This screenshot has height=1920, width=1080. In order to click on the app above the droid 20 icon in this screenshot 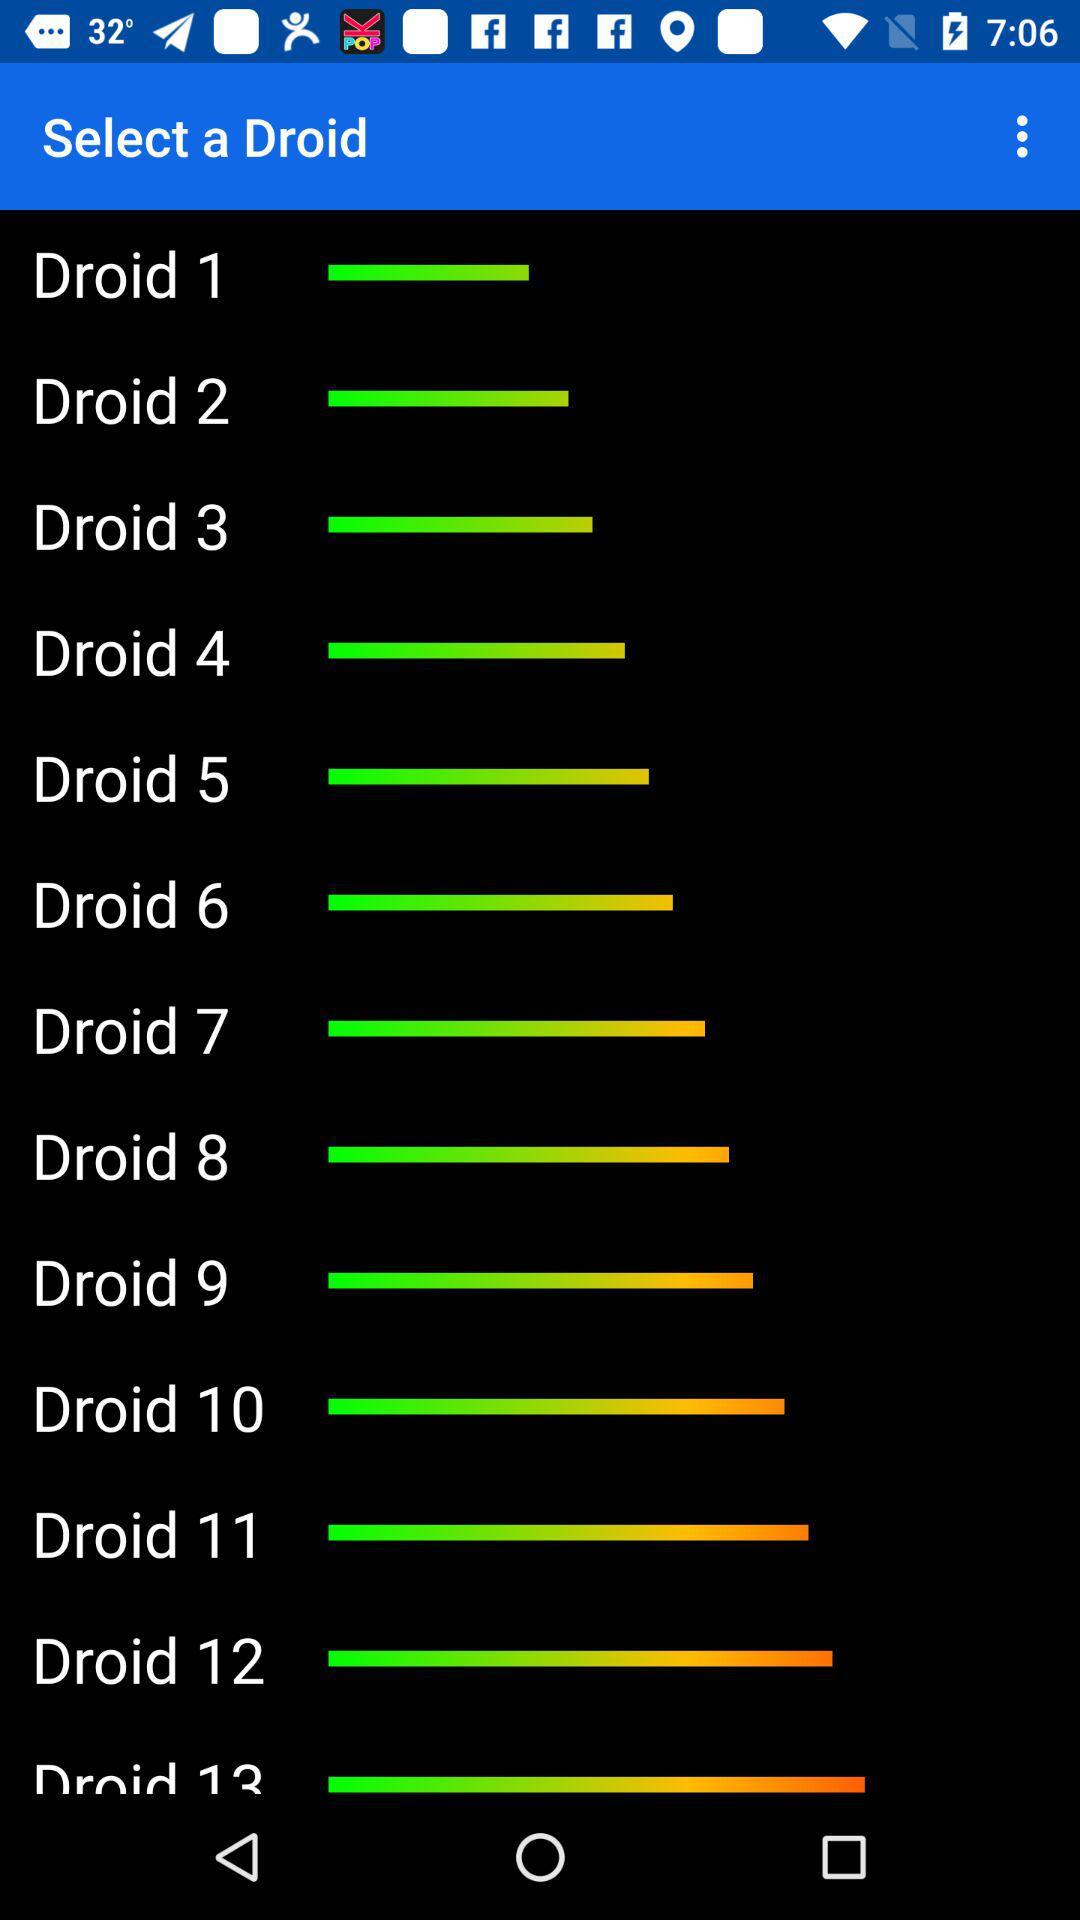, I will do `click(147, 1531)`.